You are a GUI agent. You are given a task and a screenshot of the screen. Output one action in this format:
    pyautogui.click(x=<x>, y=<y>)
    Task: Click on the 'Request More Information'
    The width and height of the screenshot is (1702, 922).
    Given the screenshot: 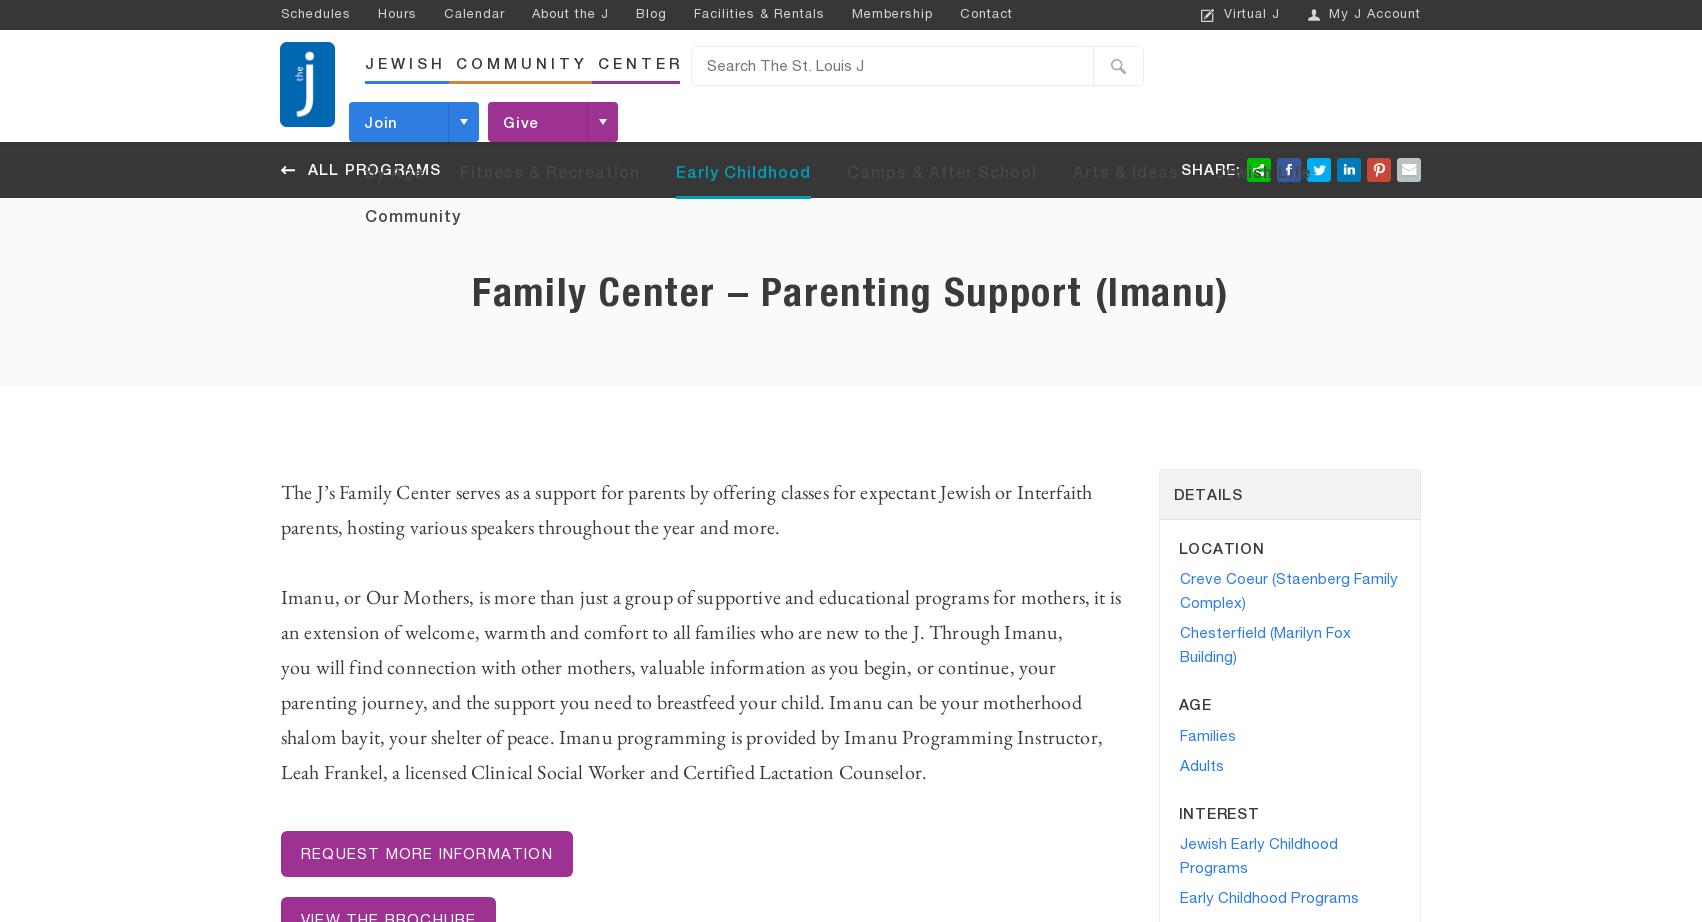 What is the action you would take?
    pyautogui.click(x=426, y=853)
    